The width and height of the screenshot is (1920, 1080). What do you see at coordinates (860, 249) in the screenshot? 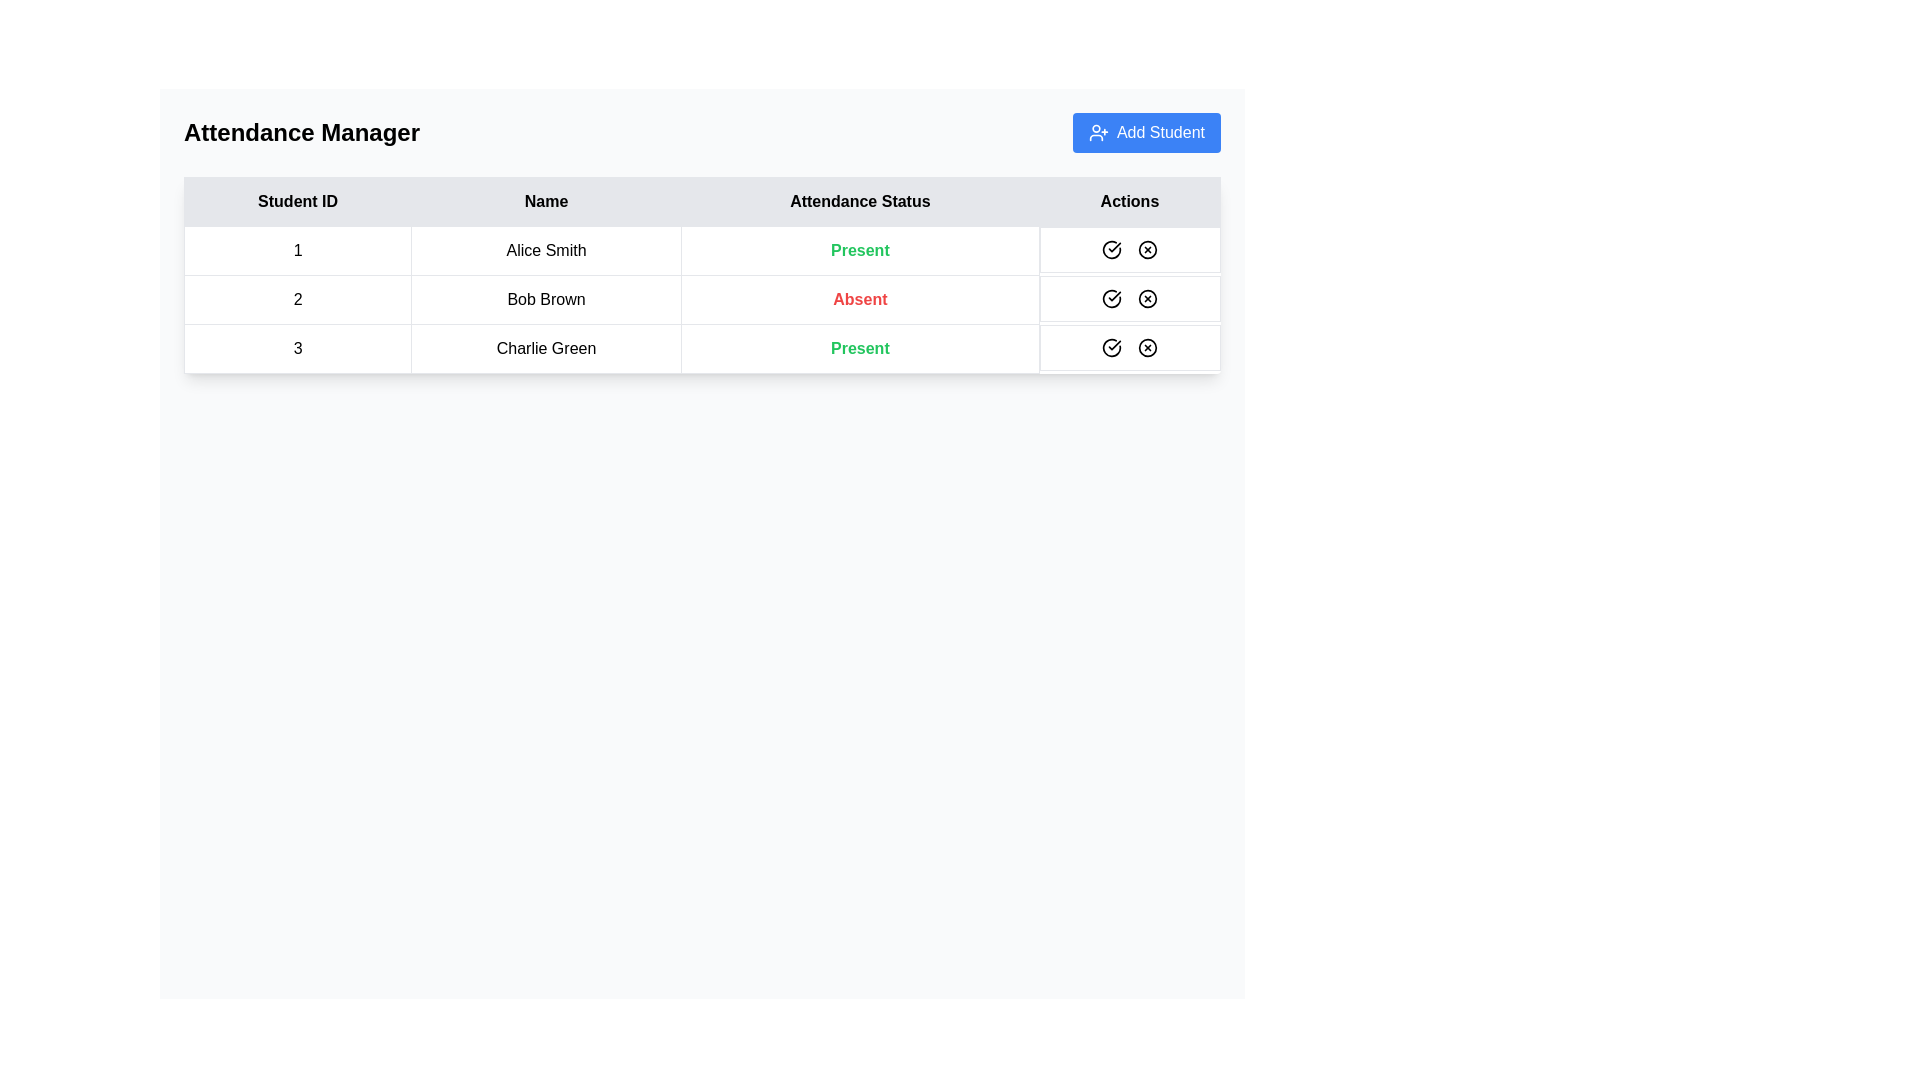
I see `the 'Present' text label indicating attendance status for 'Alice Smith' in the Attendance Status column of the table` at bounding box center [860, 249].